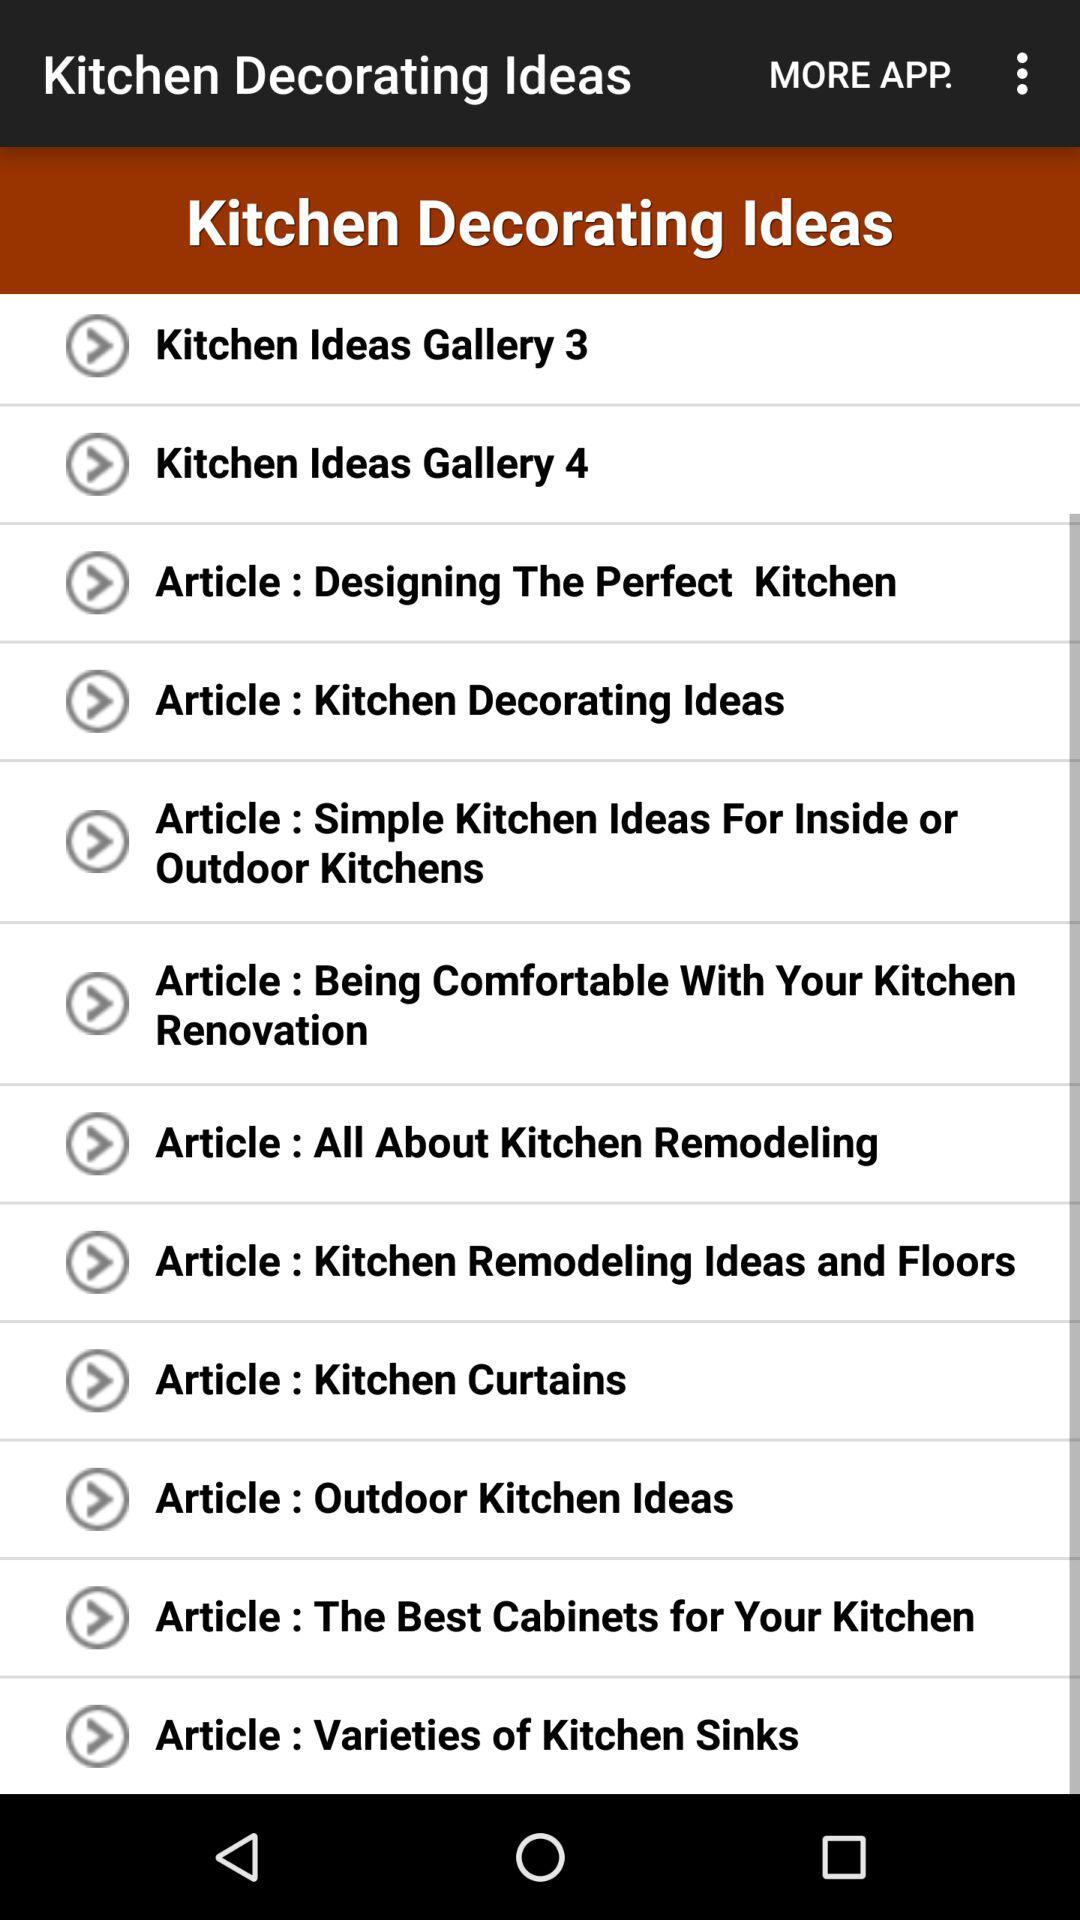 This screenshot has width=1080, height=1920. I want to click on app to the right of kitchen decorating ideas icon, so click(860, 73).